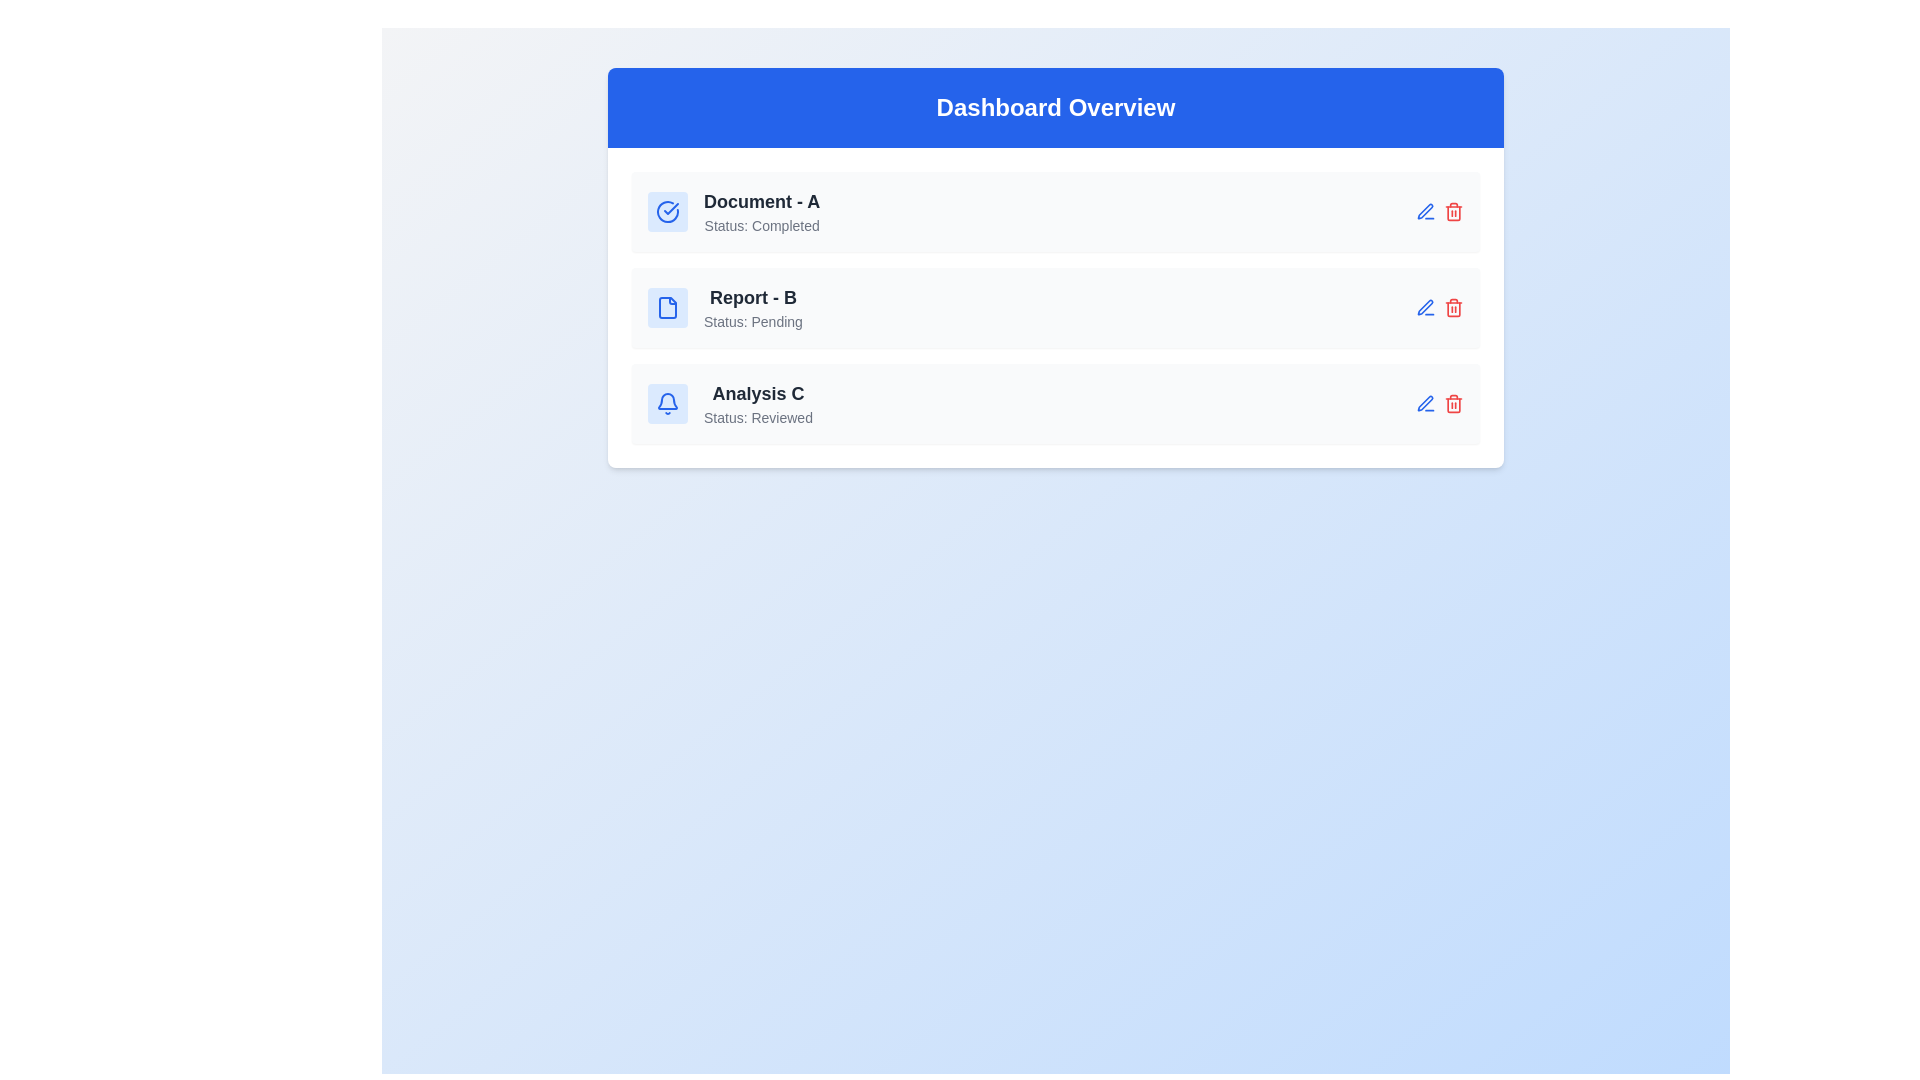  Describe the element at coordinates (752, 320) in the screenshot. I see `the status indicator displaying 'Status: Pending', which is located beneath the label 'Report - B' in the central content section` at that location.